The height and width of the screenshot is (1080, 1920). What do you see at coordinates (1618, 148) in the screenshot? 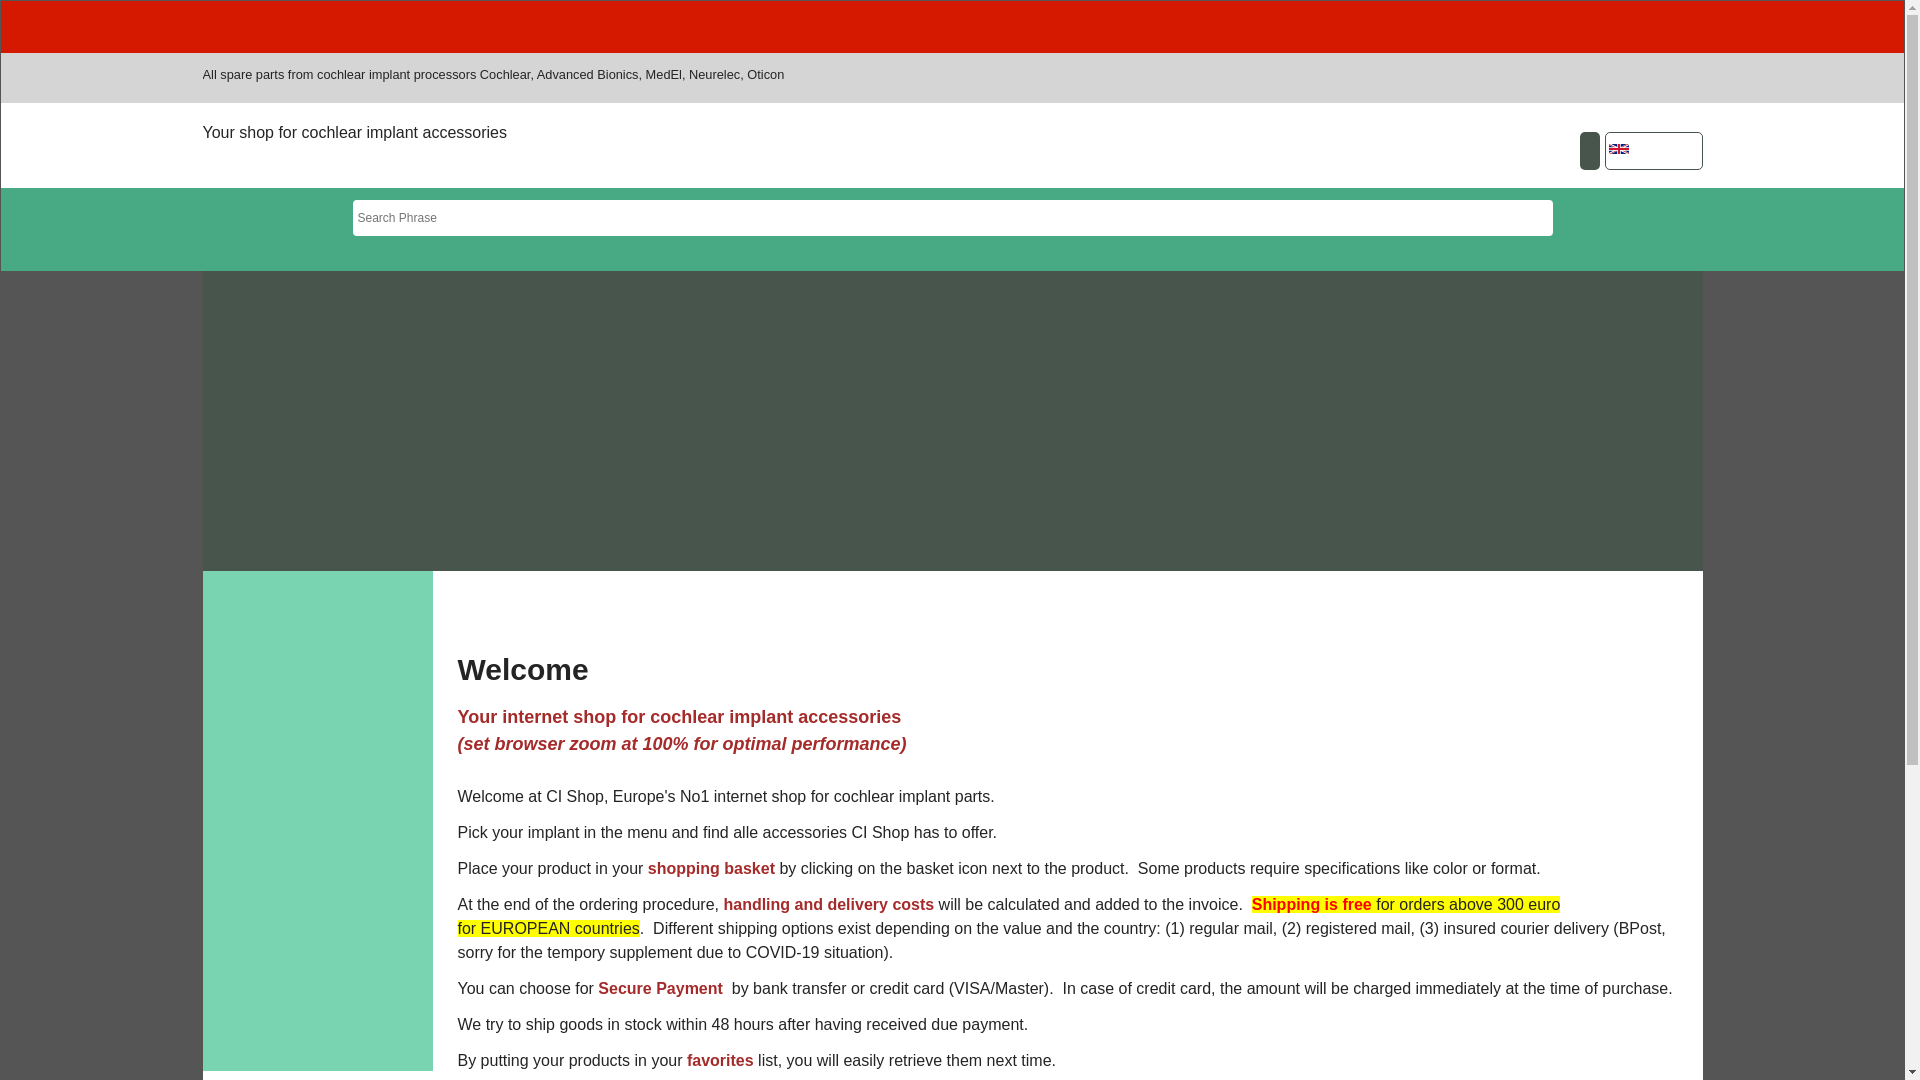
I see `'English'` at bounding box center [1618, 148].